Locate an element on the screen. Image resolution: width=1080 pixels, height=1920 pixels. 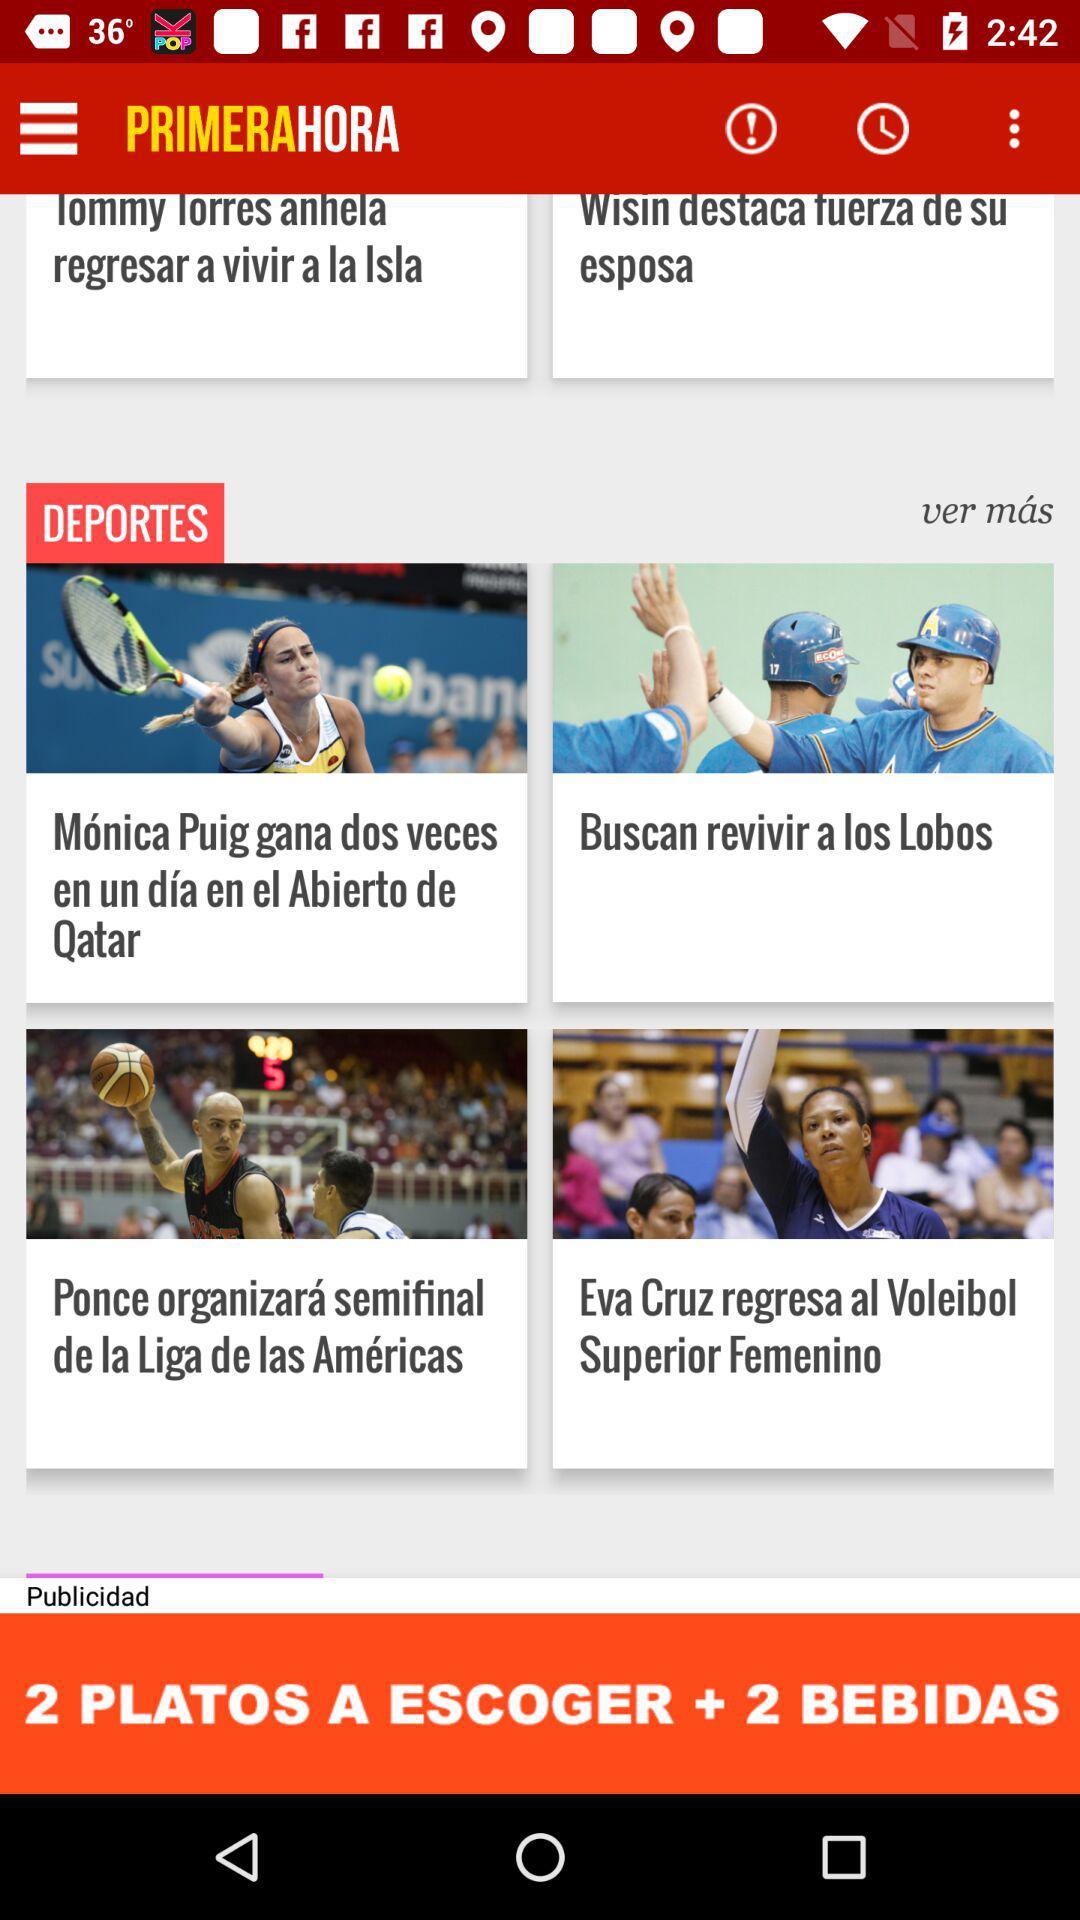
the deportes icon is located at coordinates (125, 523).